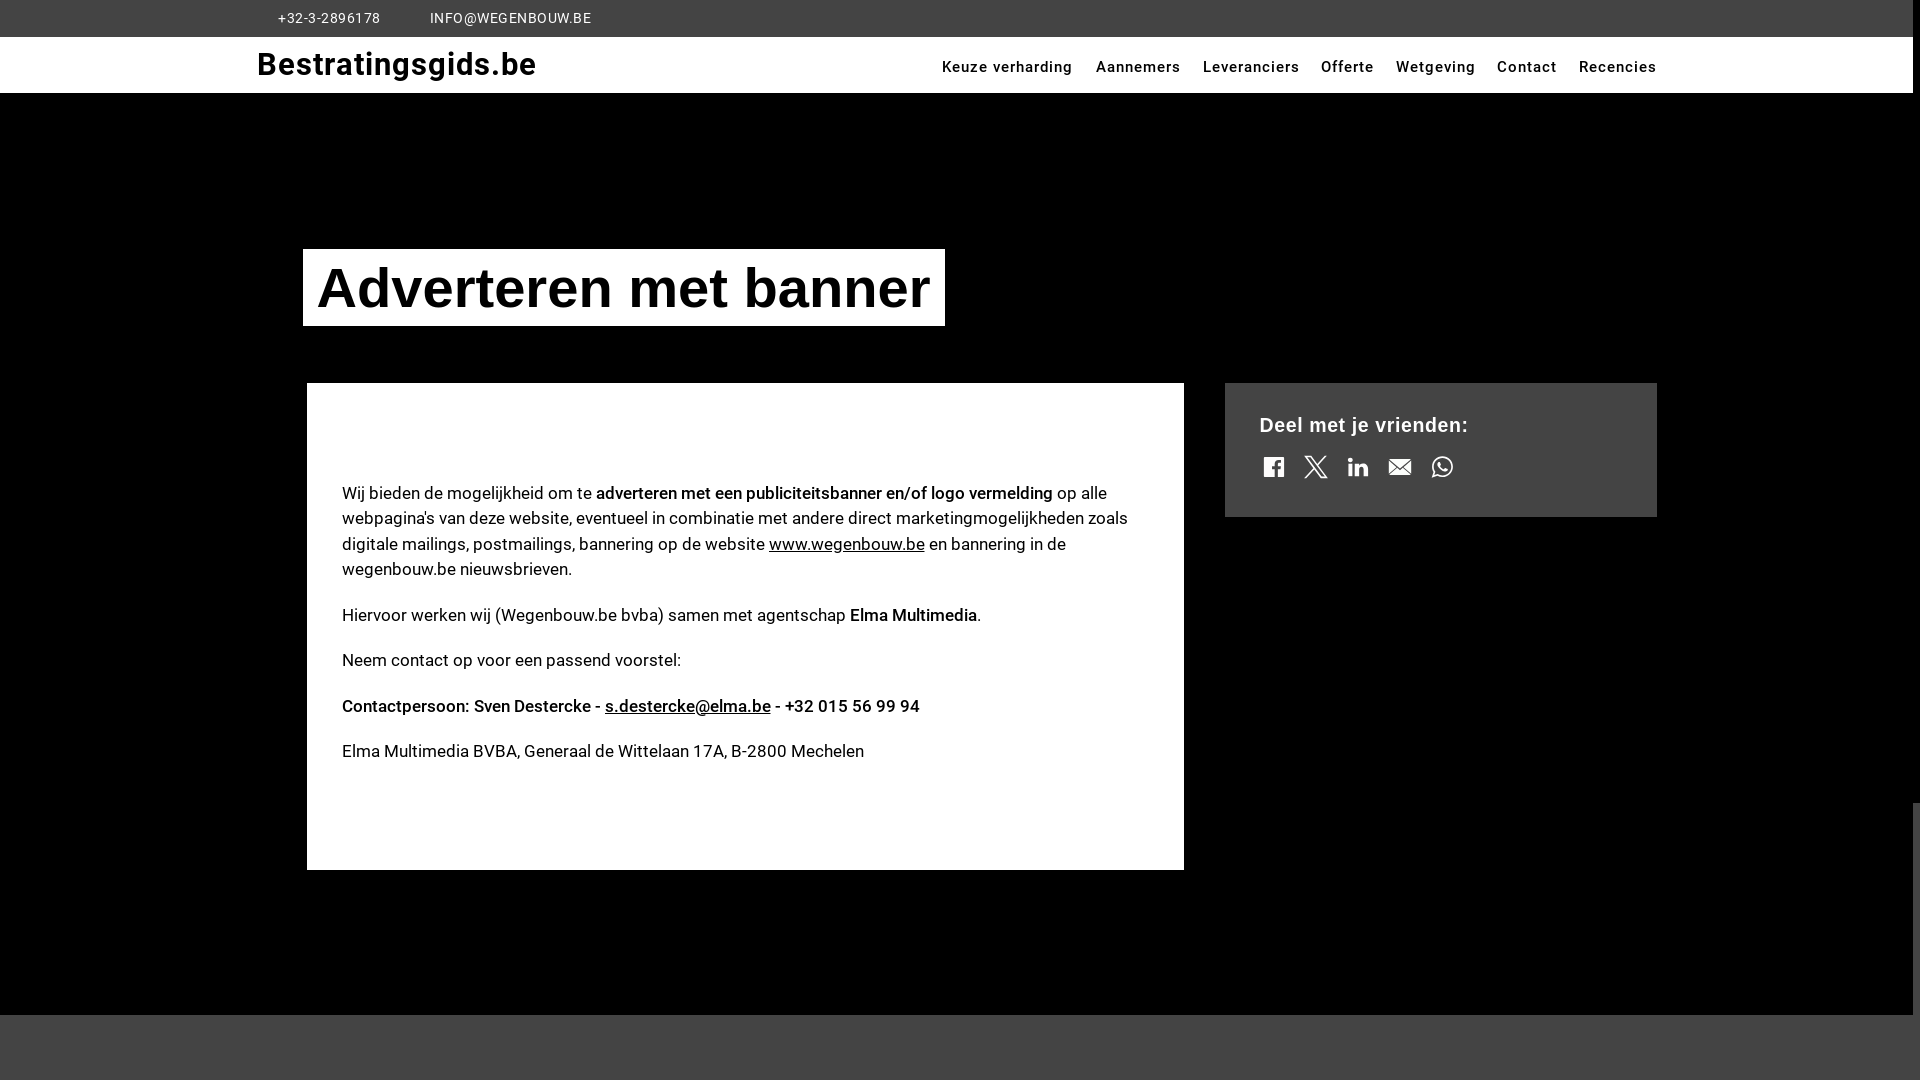 The height and width of the screenshot is (1080, 1920). Describe the element at coordinates (1347, 68) in the screenshot. I see `'Offerte'` at that location.